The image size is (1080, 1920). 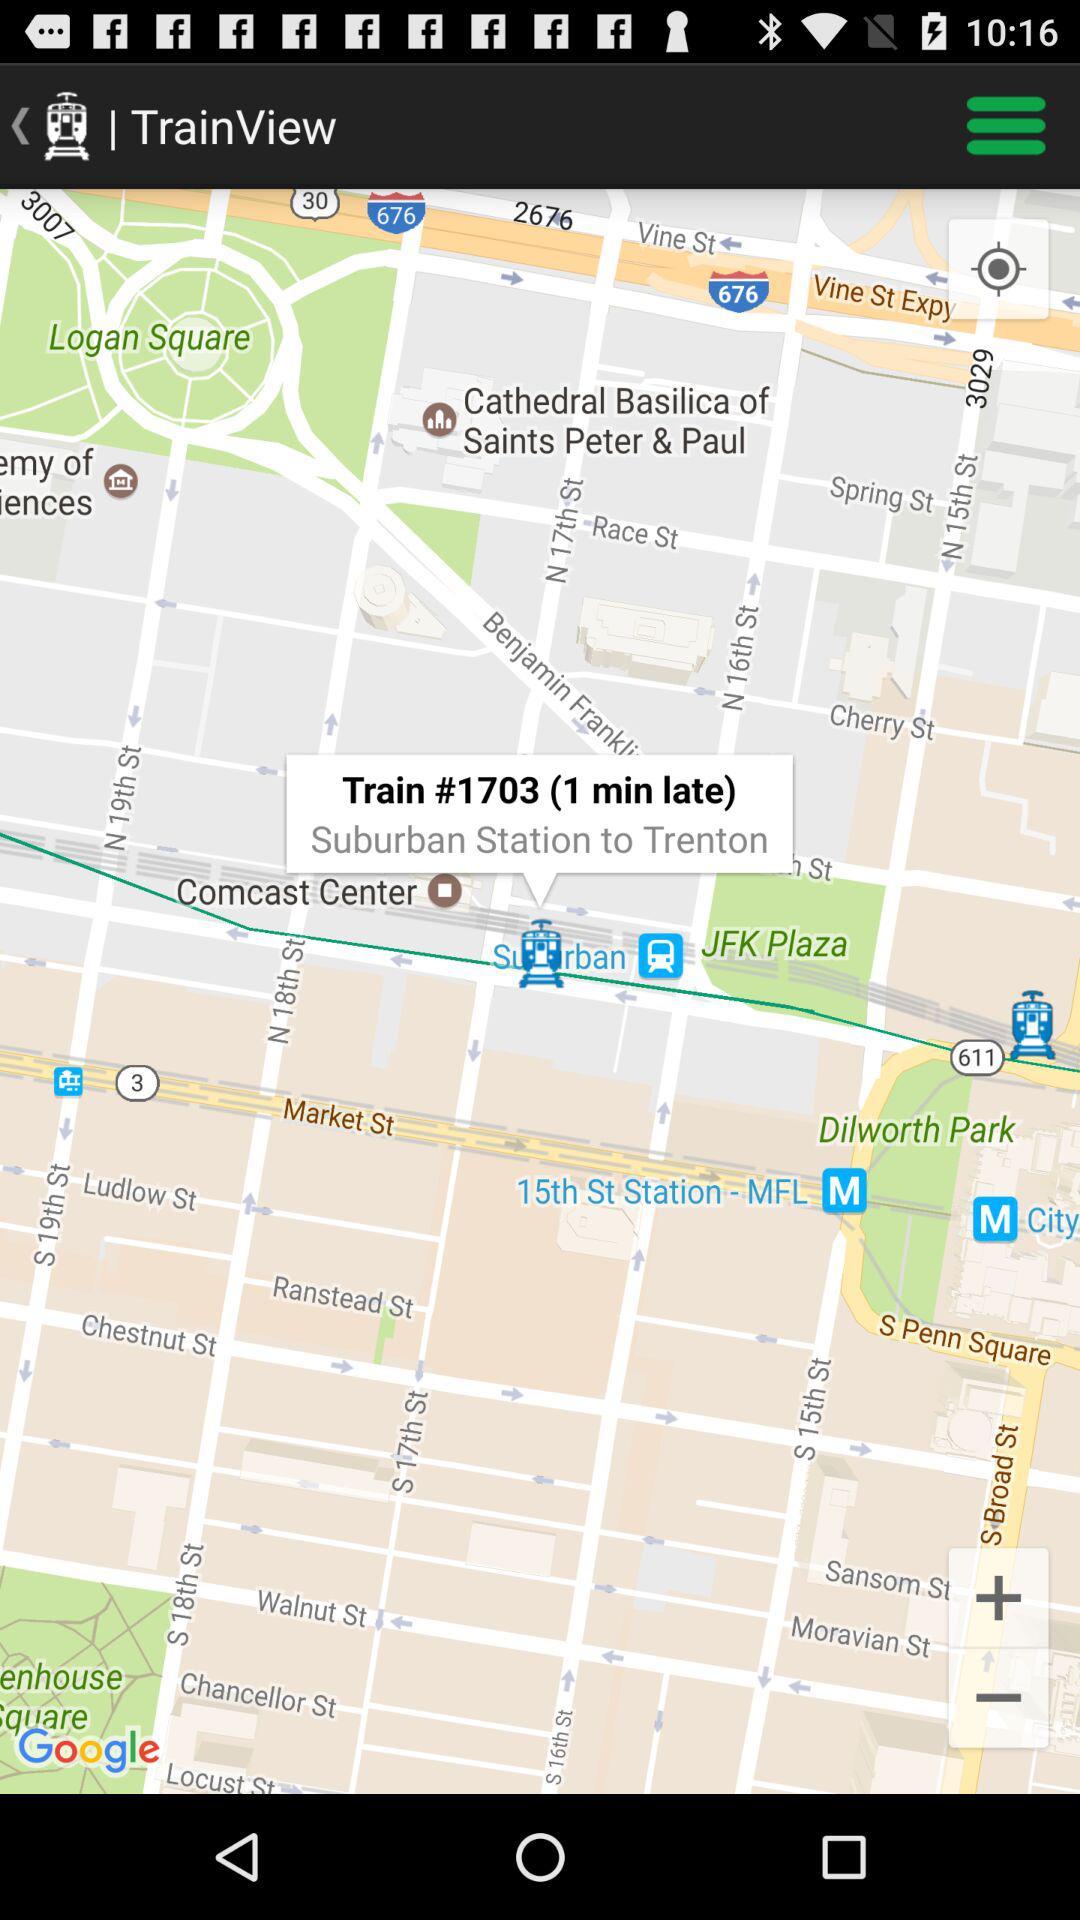 I want to click on the add icon, so click(x=998, y=1707).